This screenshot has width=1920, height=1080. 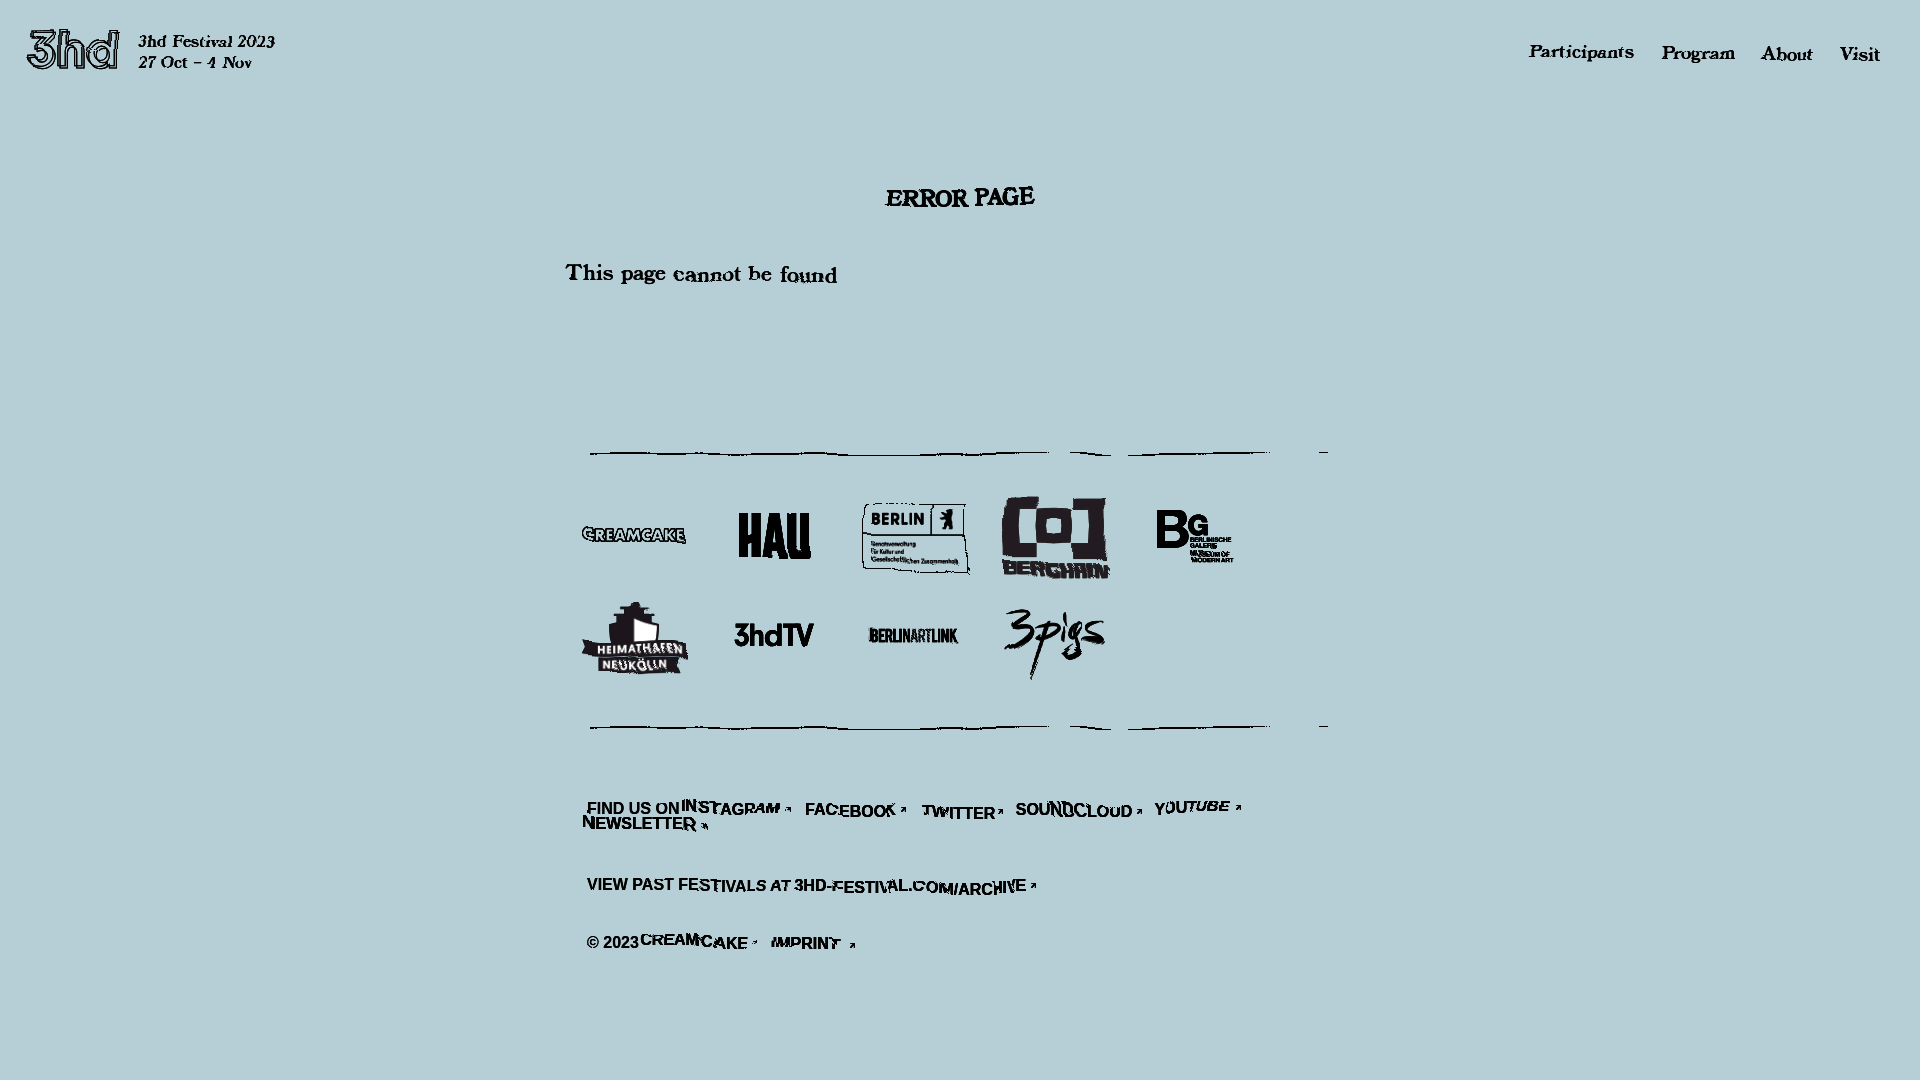 What do you see at coordinates (795, 886) in the screenshot?
I see `'3HD-FESTIVAL.COM/ARCHIVE'` at bounding box center [795, 886].